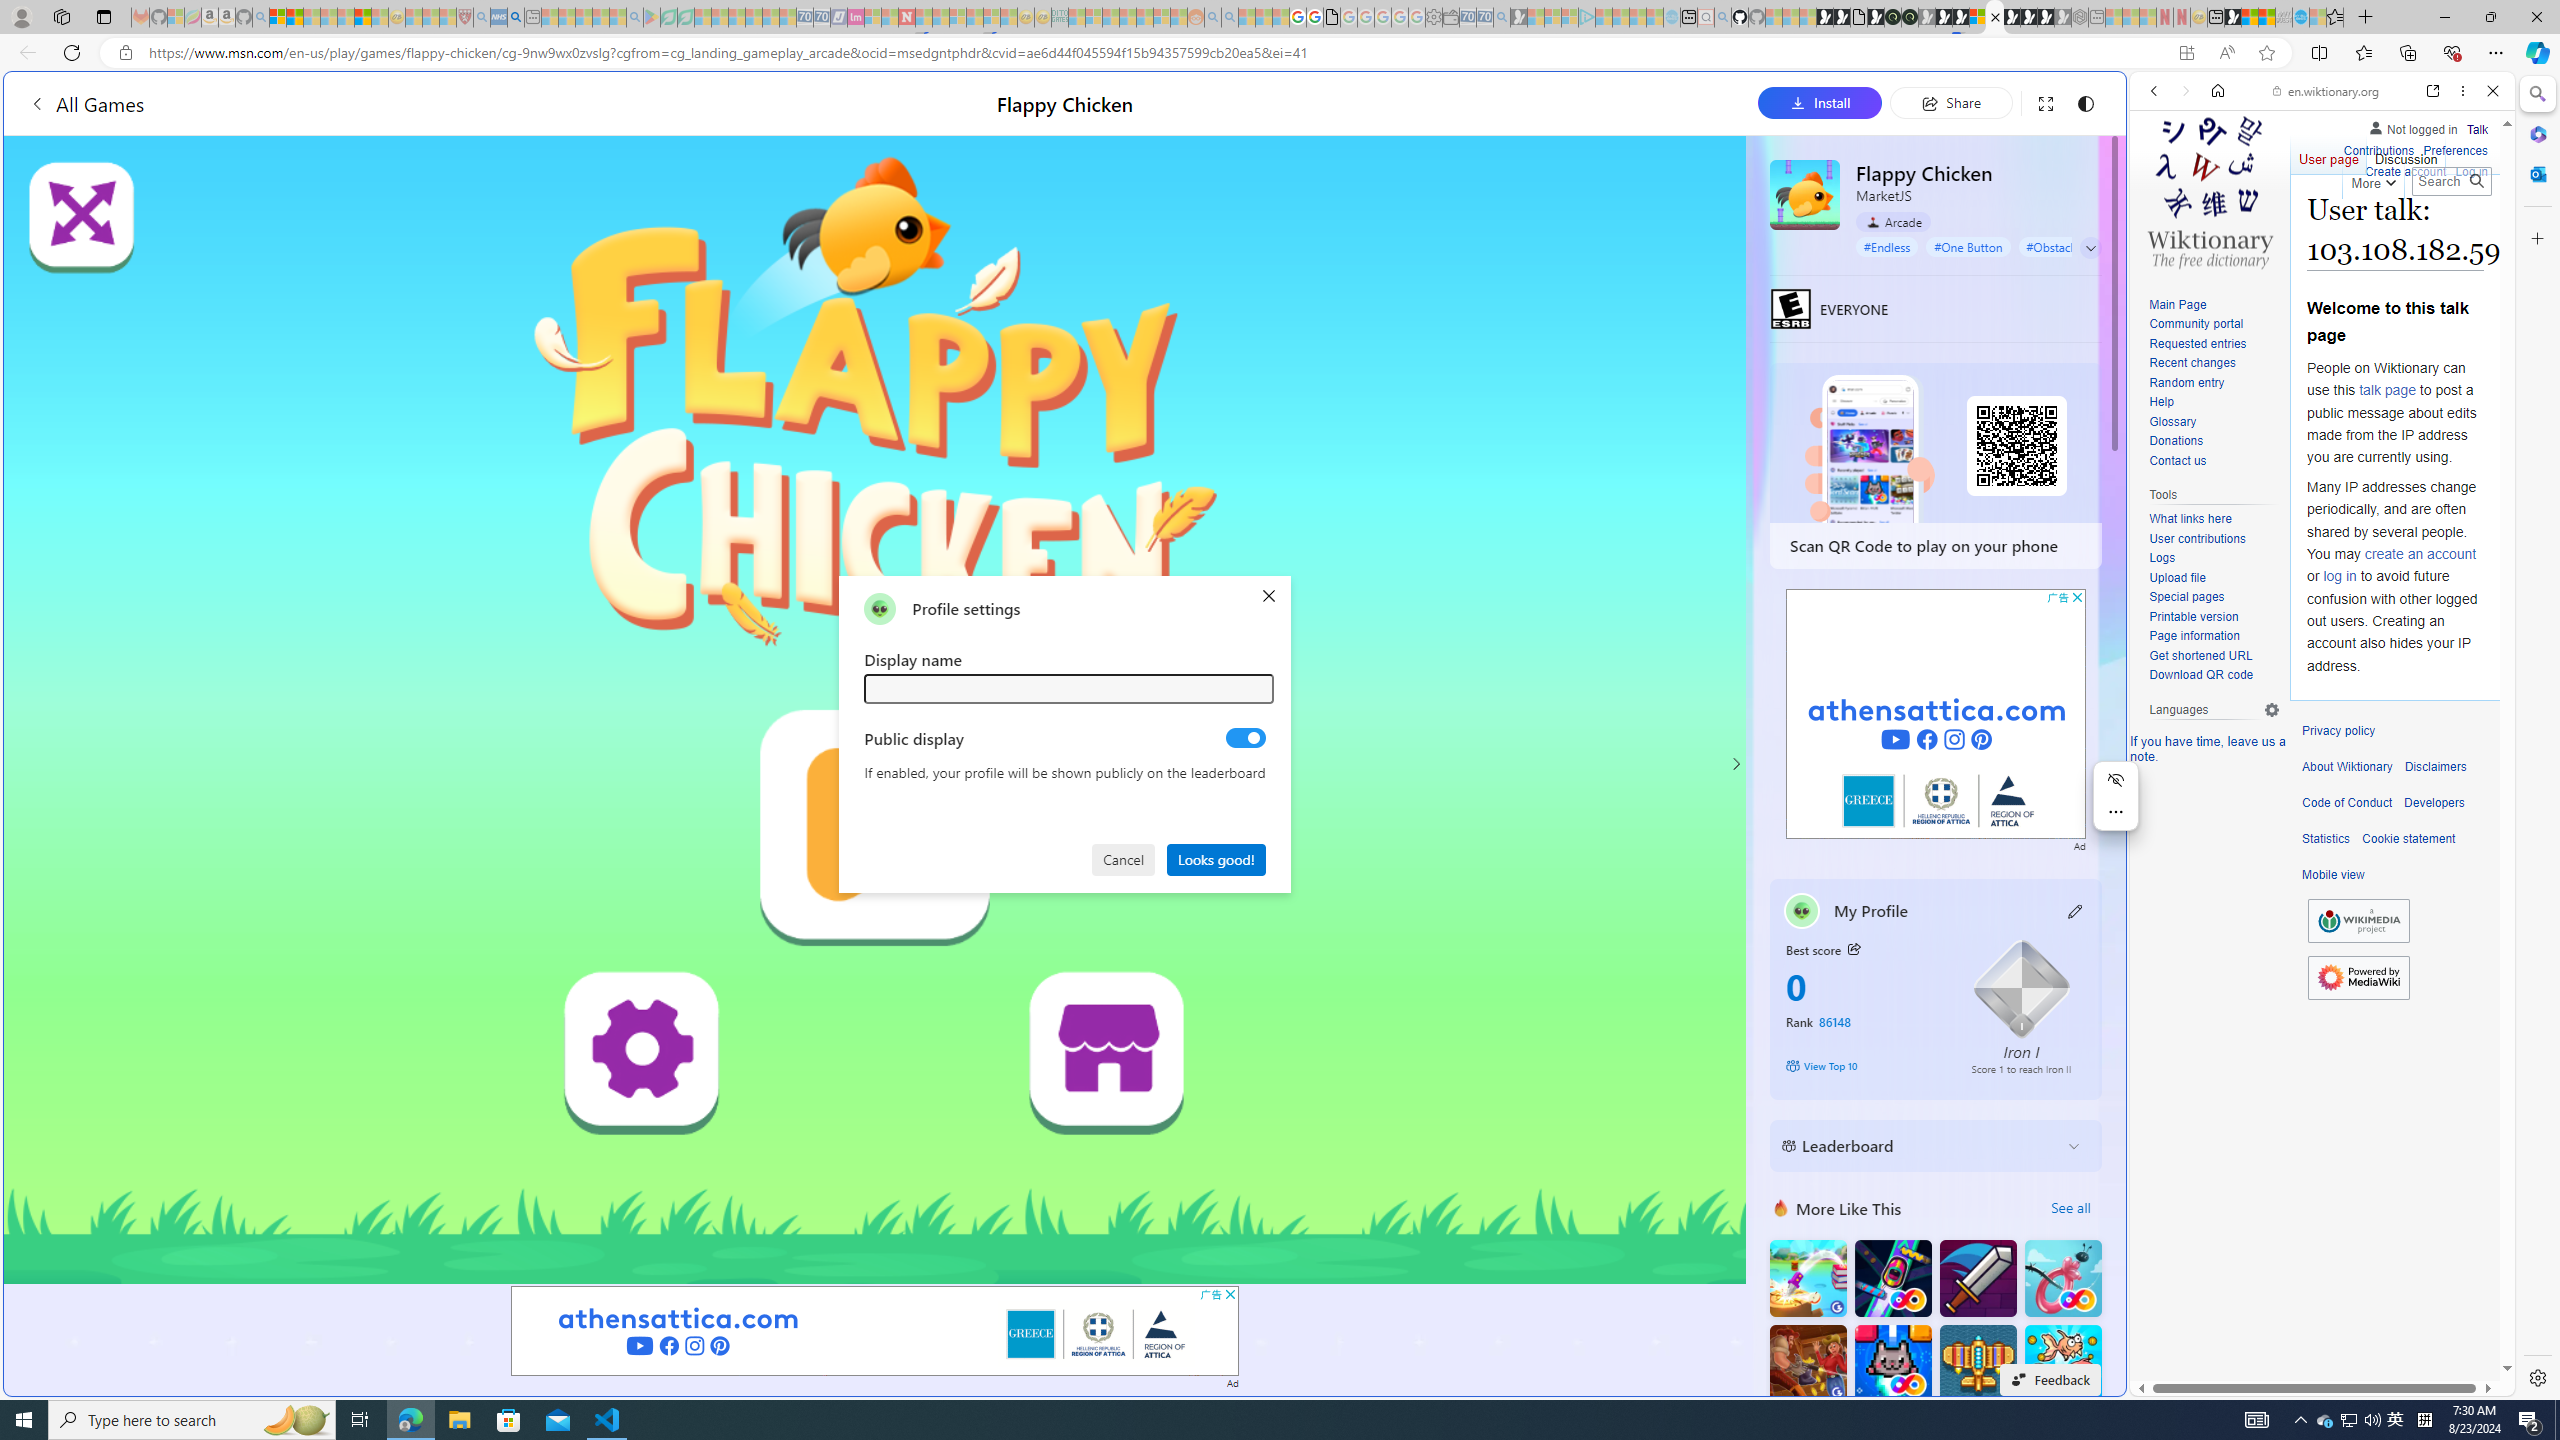 The height and width of the screenshot is (1440, 2560). What do you see at coordinates (2433, 803) in the screenshot?
I see `'Developers'` at bounding box center [2433, 803].